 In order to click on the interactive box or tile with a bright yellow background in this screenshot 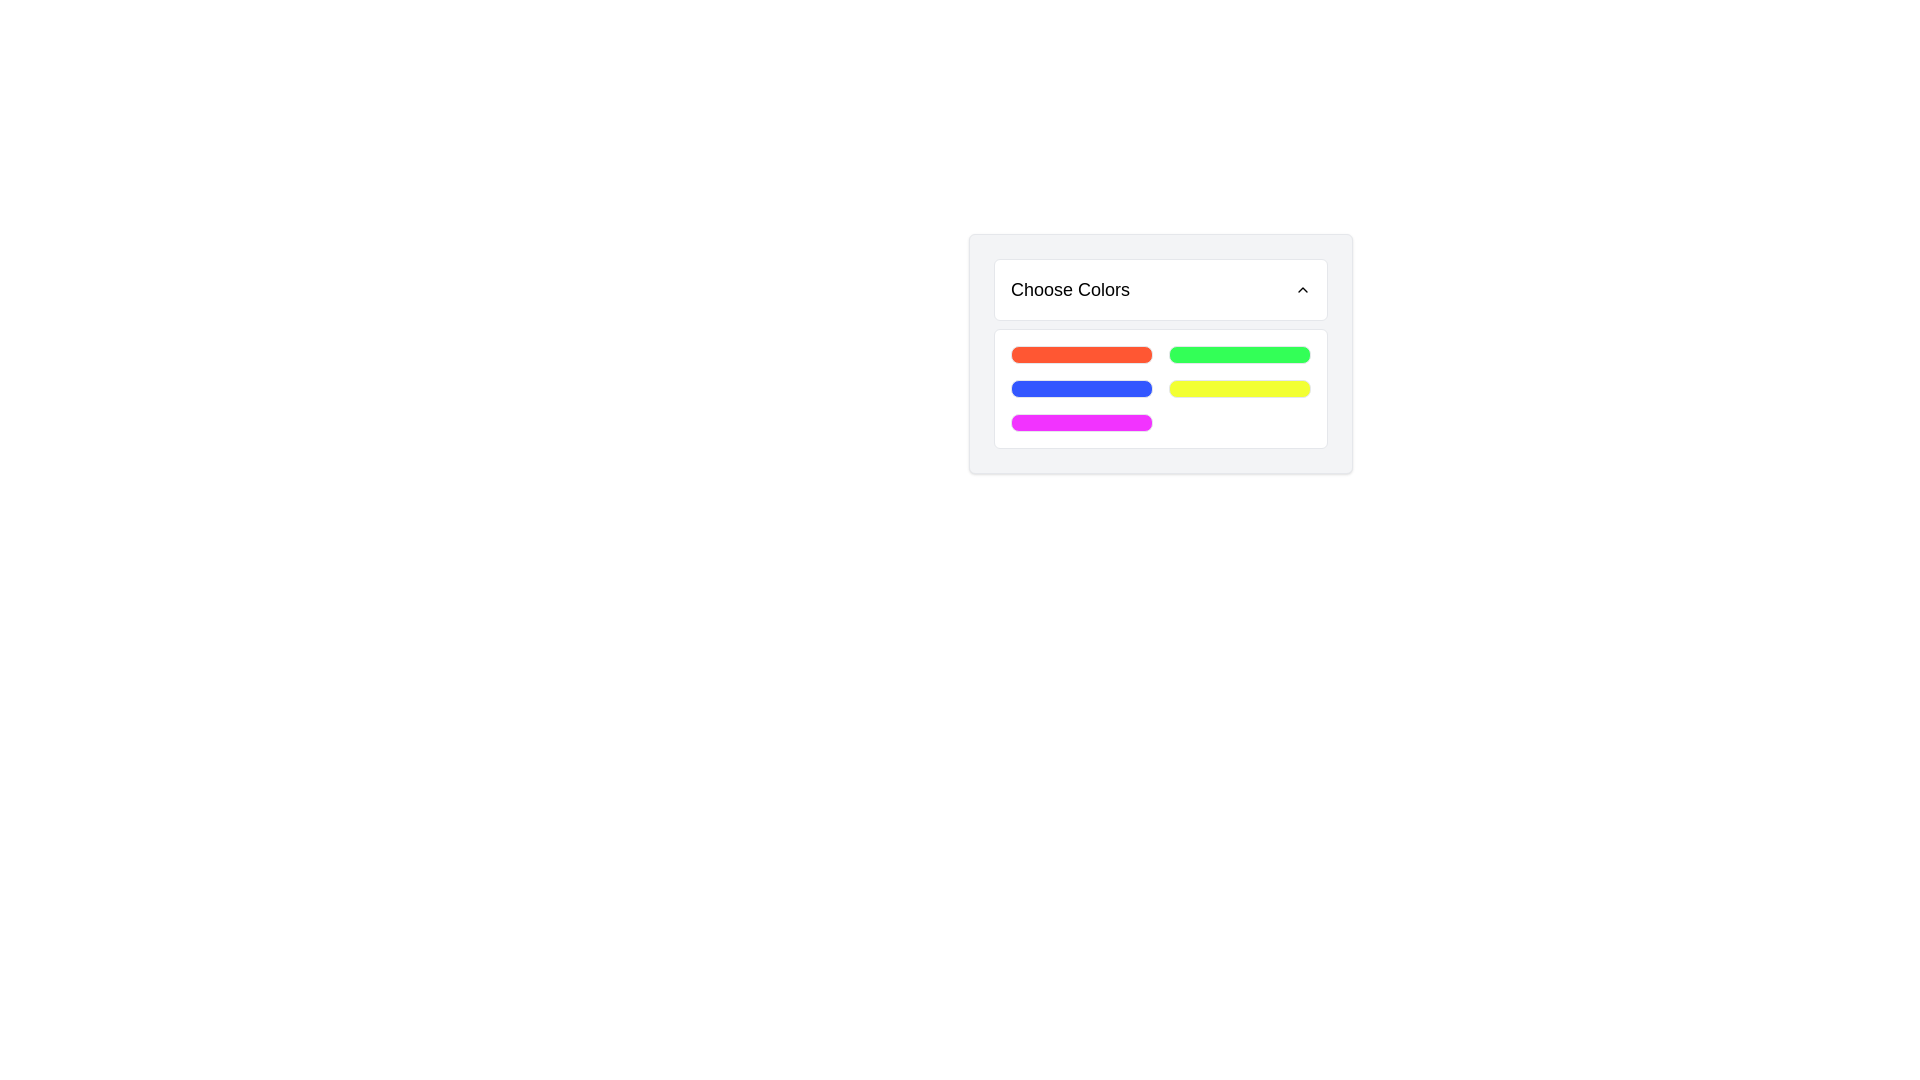, I will do `click(1238, 389)`.